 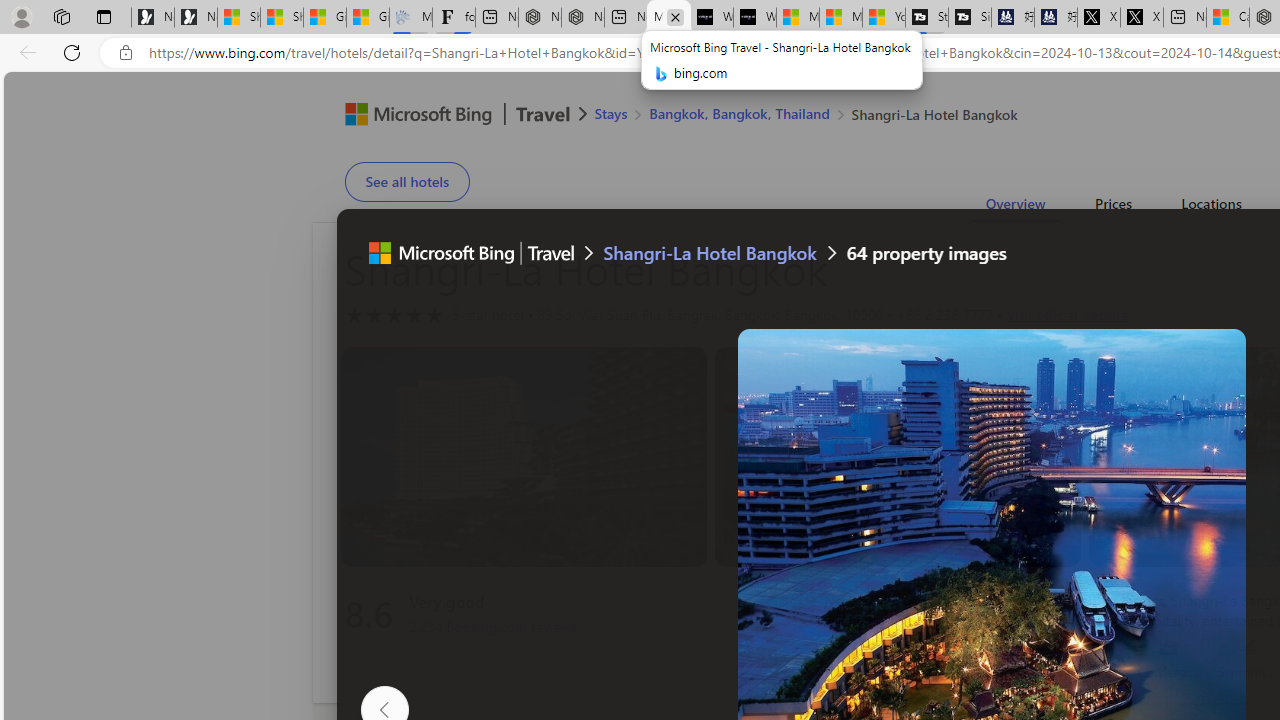 What do you see at coordinates (368, 17) in the screenshot?
I see `'Gilma and Hector both pose tropical trouble for Hawaii'` at bounding box center [368, 17].